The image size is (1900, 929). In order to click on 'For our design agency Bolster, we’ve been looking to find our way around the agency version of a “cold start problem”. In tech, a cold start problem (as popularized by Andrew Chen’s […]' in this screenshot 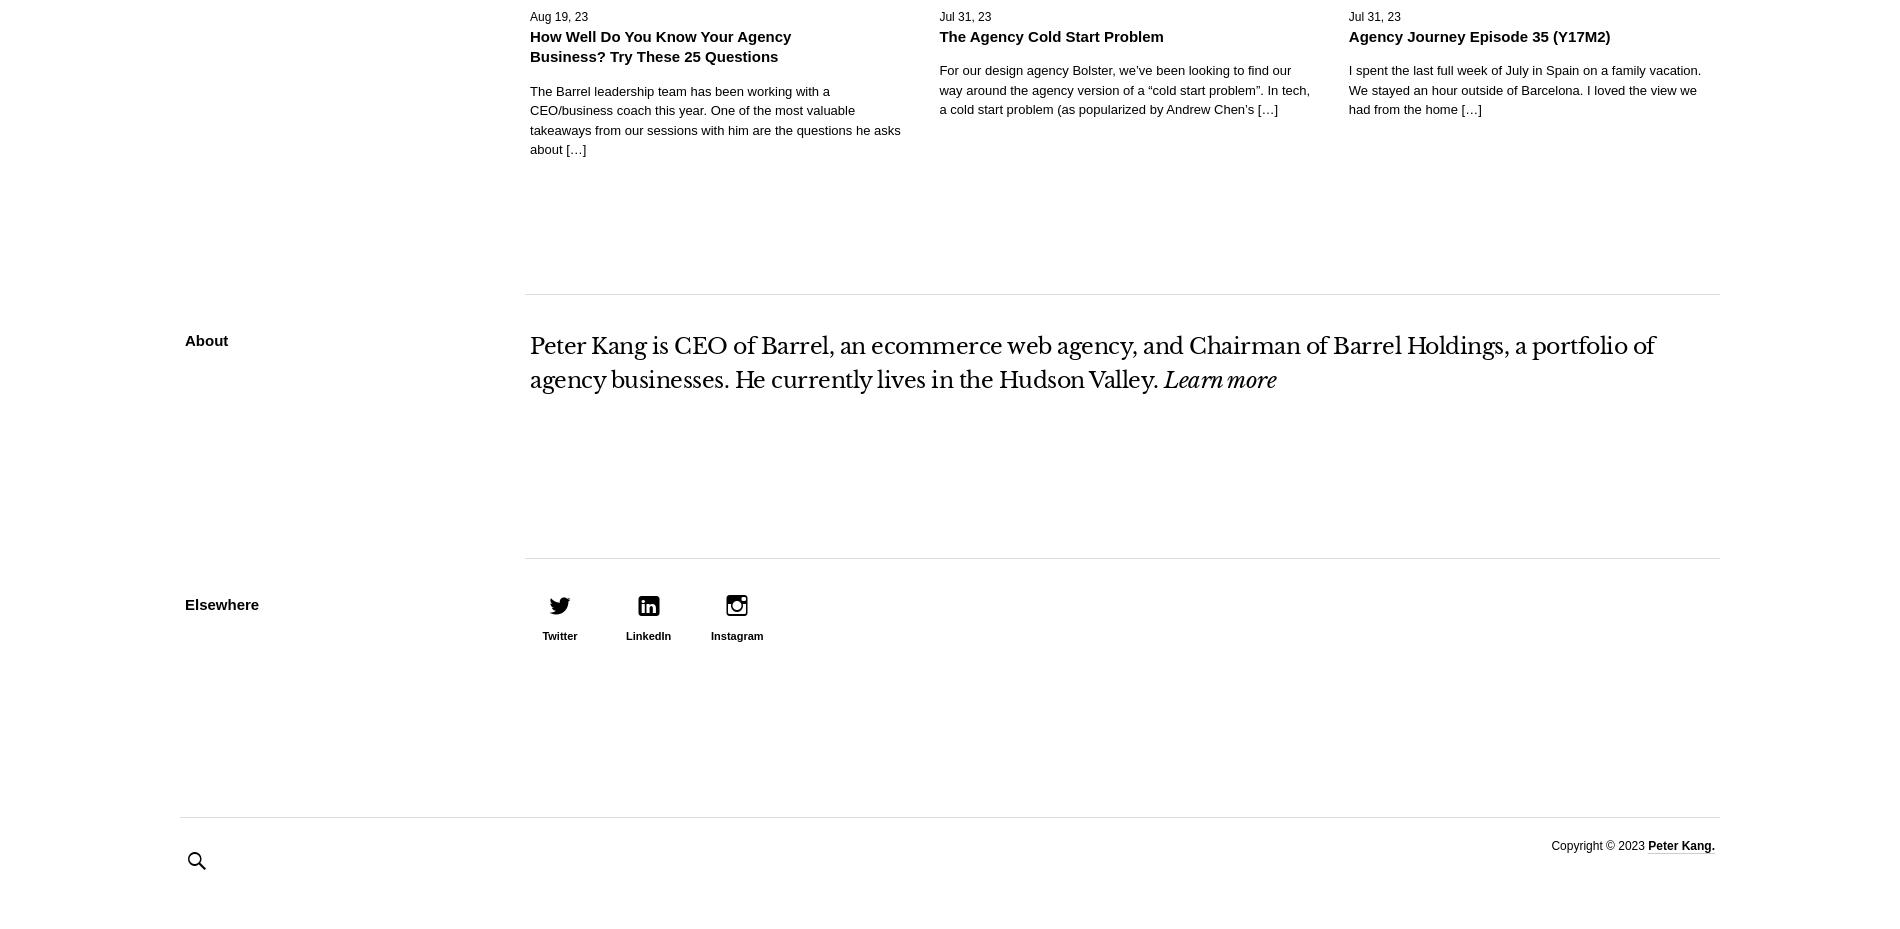, I will do `click(1124, 89)`.